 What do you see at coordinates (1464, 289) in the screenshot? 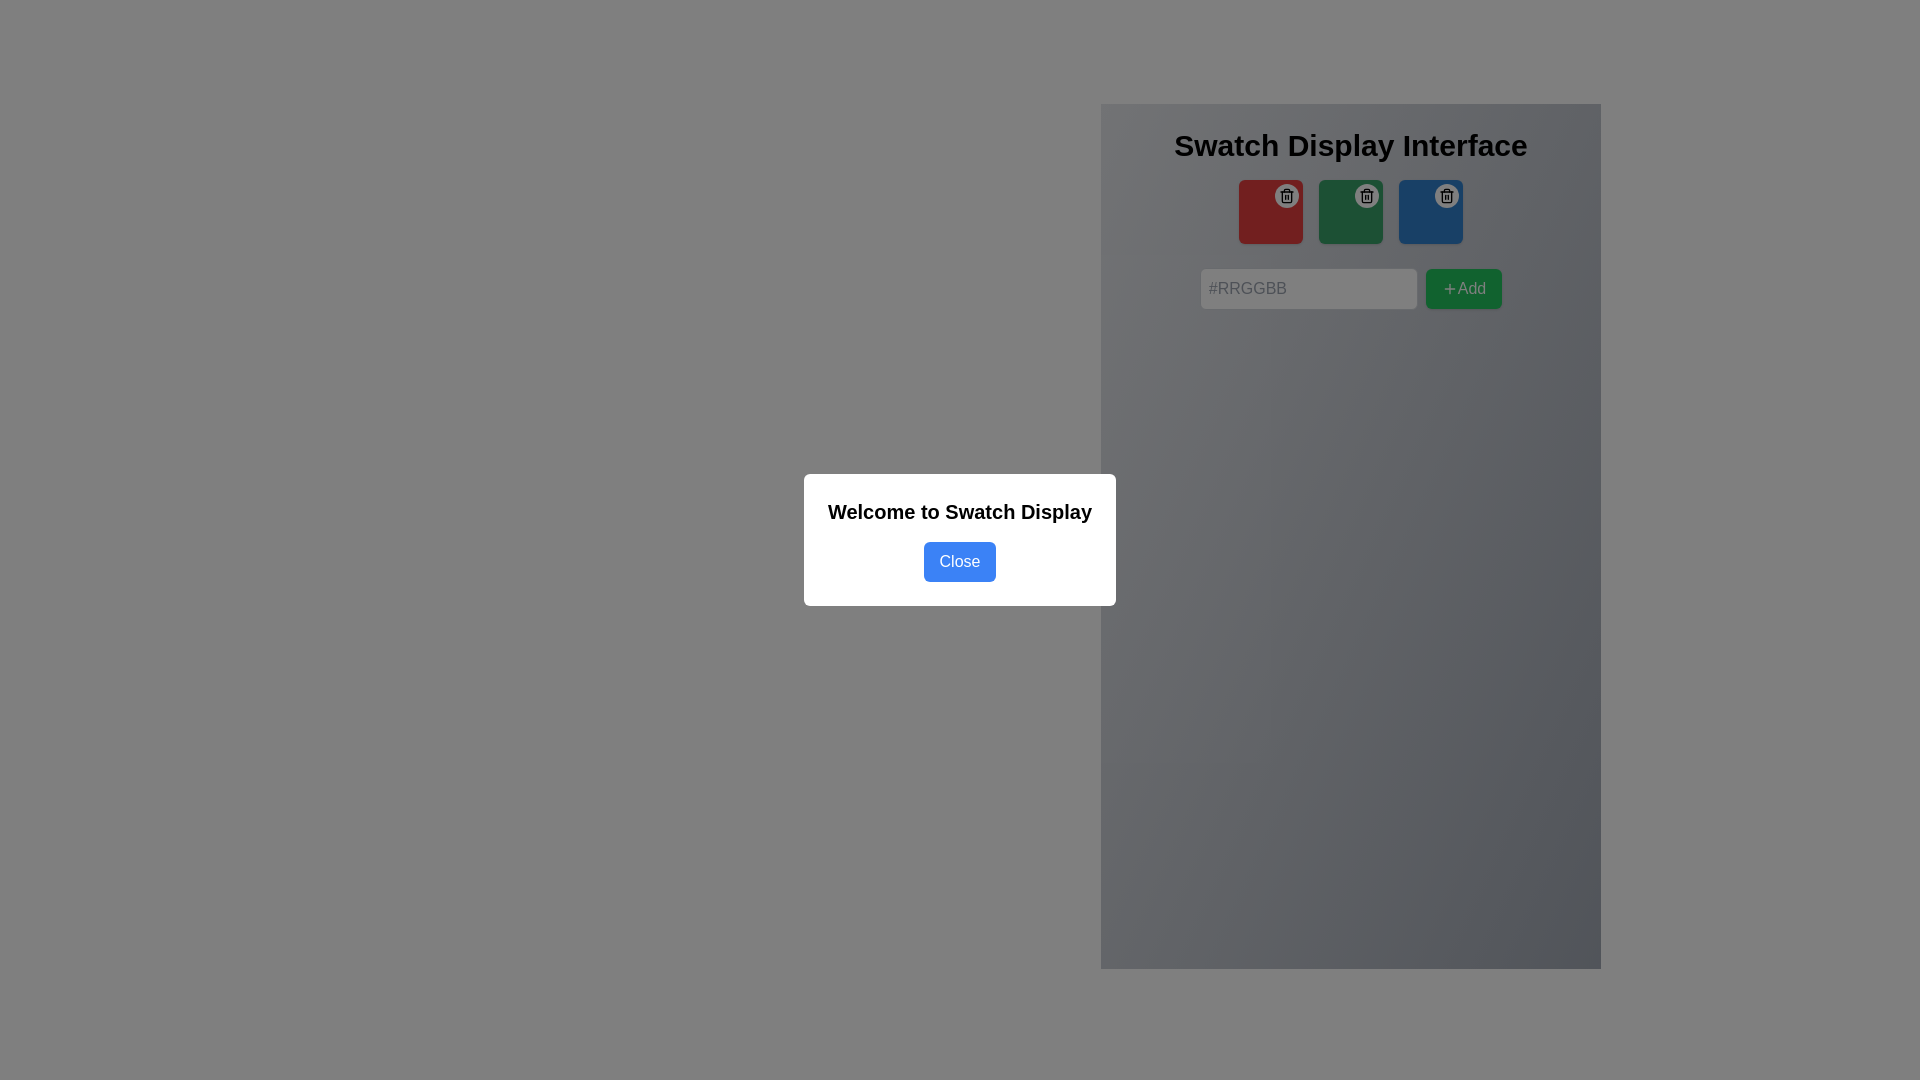
I see `the button designed to add a new item or selection, located on the right side of the row adjacent to the input field` at bounding box center [1464, 289].